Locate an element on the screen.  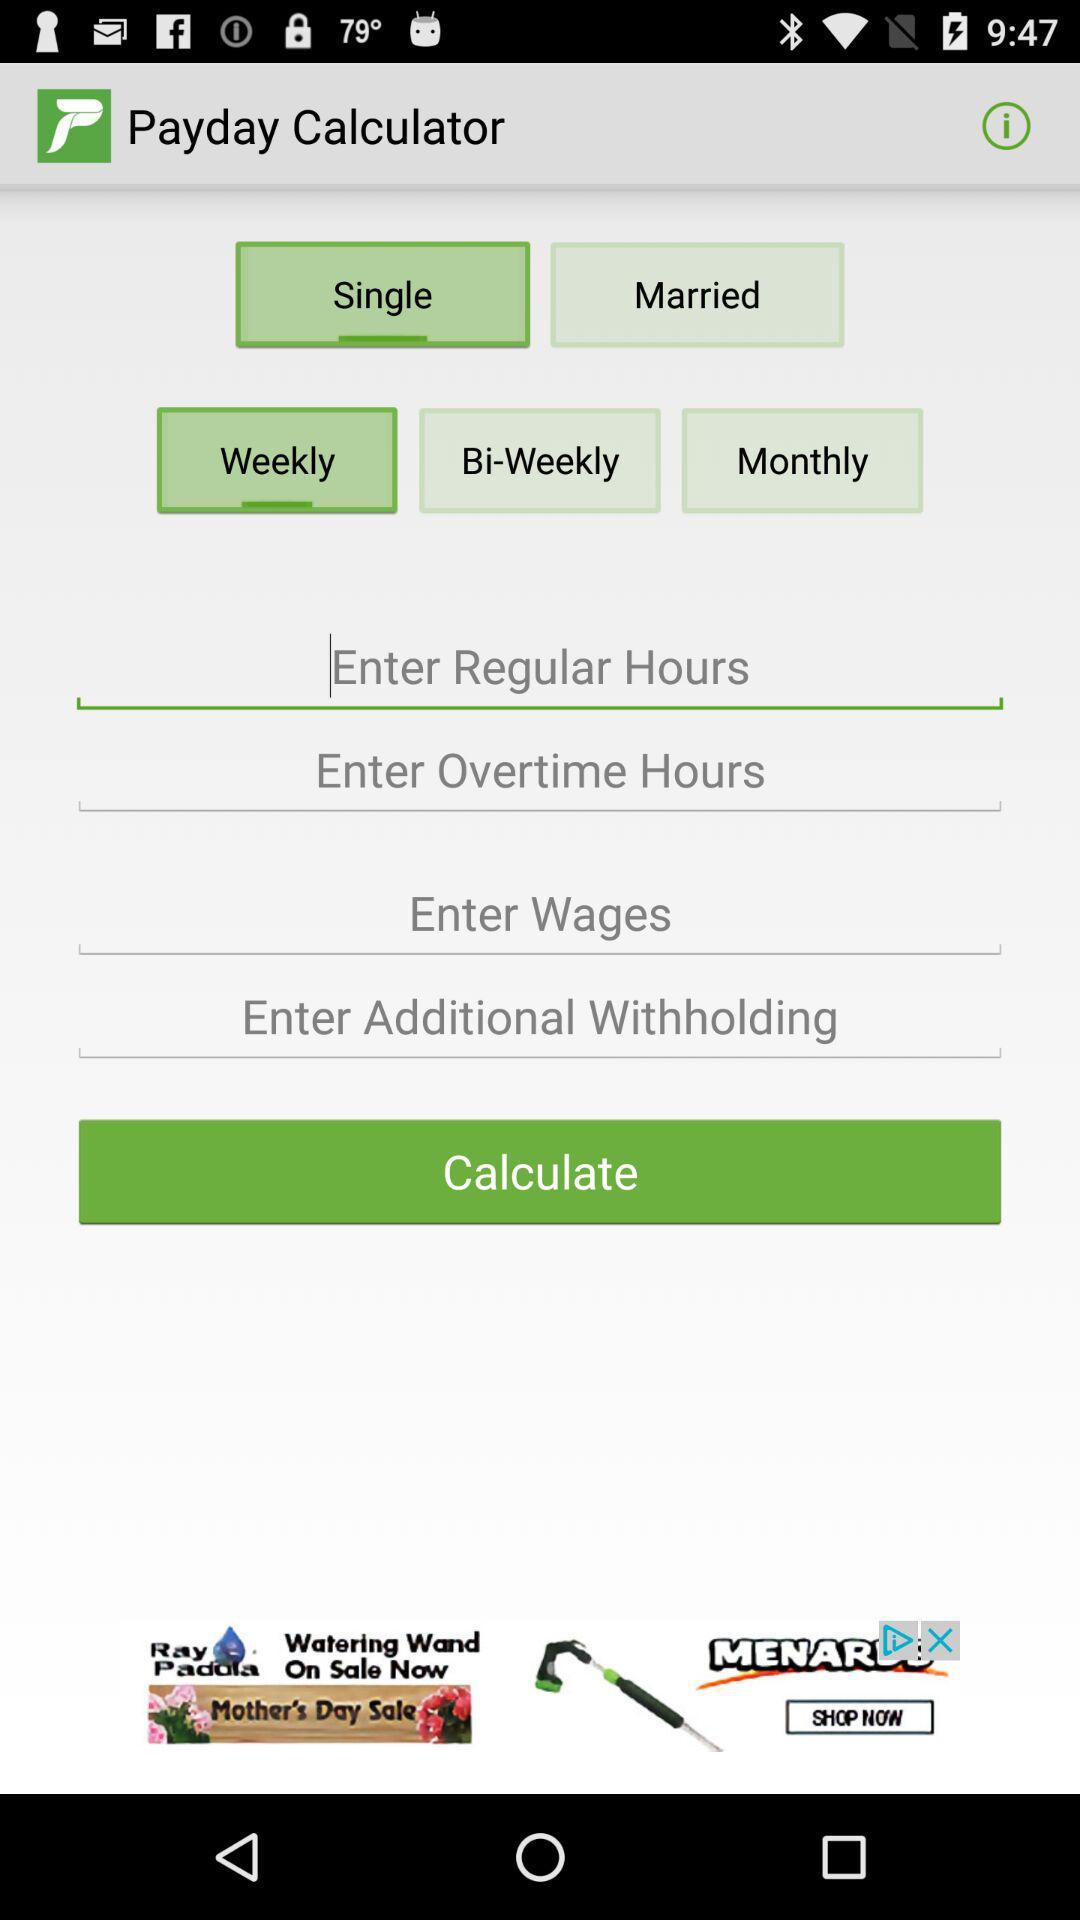
for additonal time is located at coordinates (540, 1017).